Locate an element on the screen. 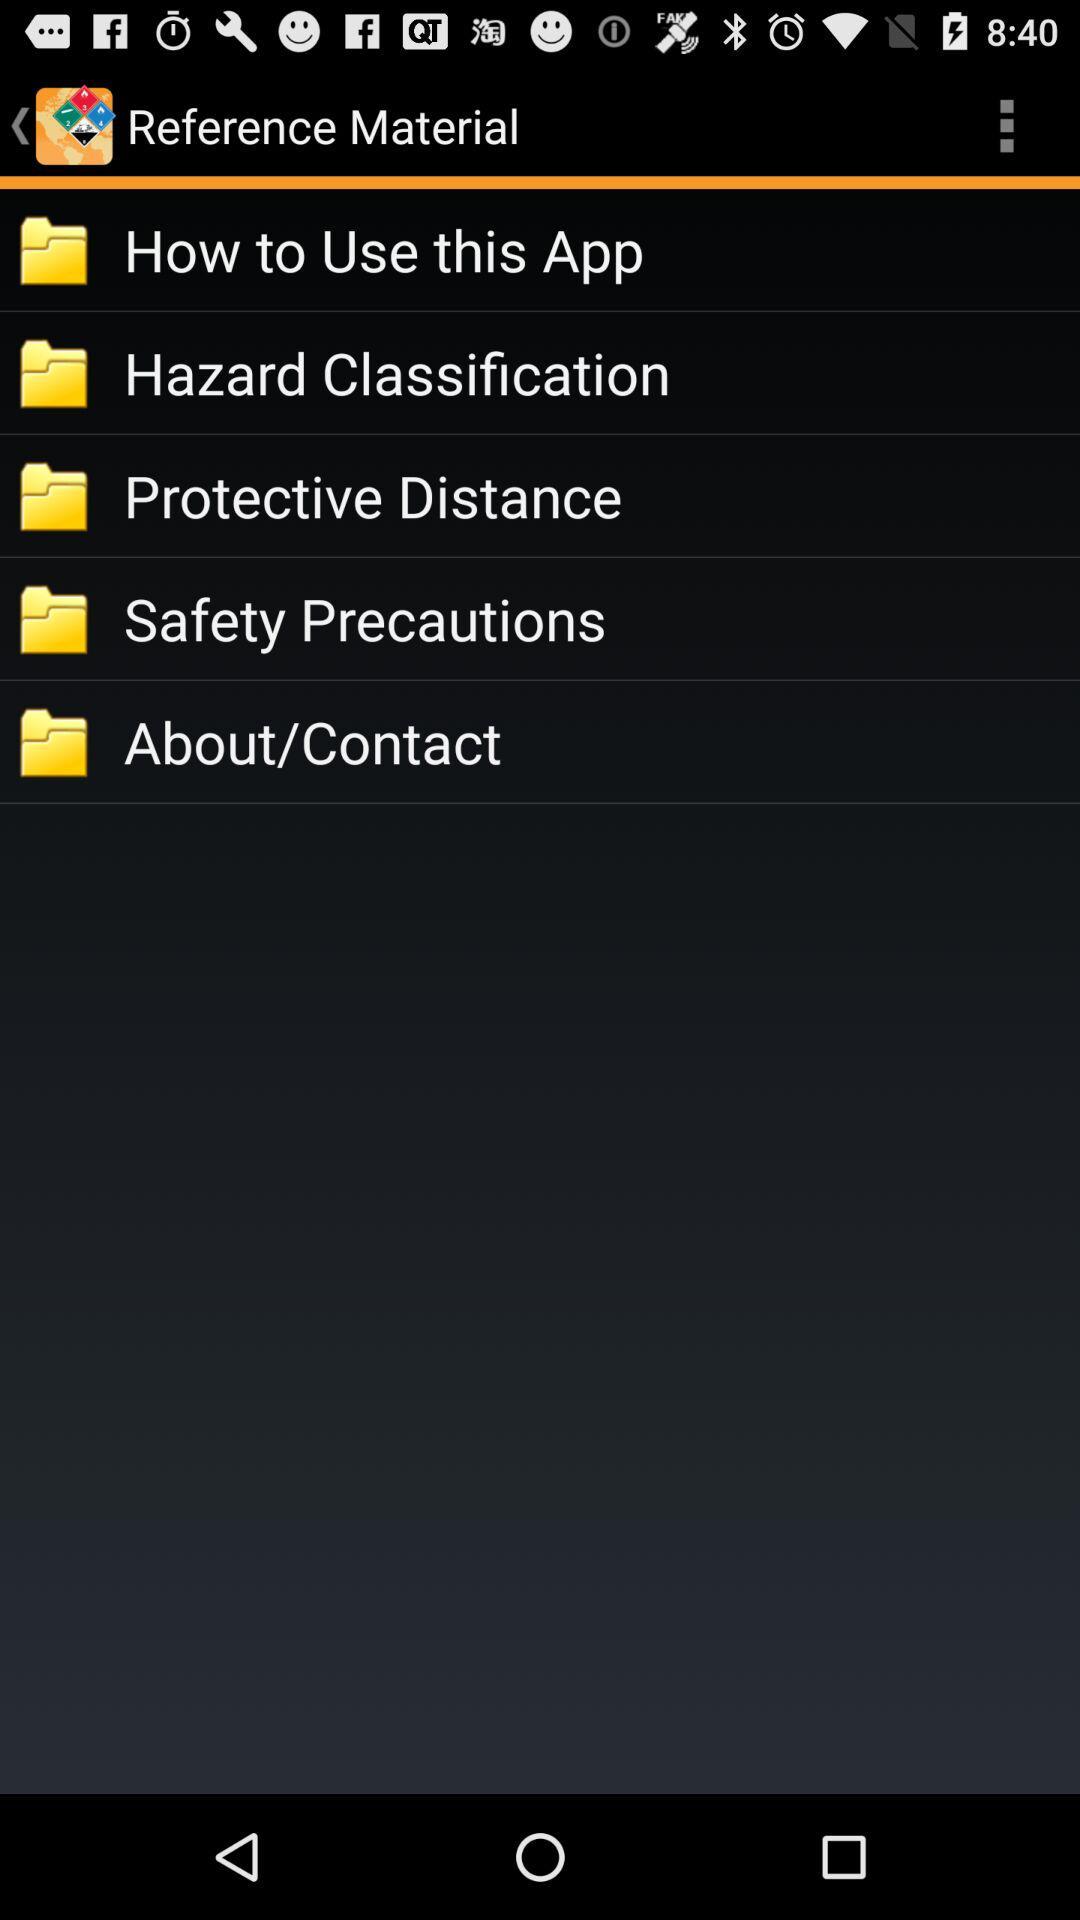  third folder symbol from top is located at coordinates (55, 495).